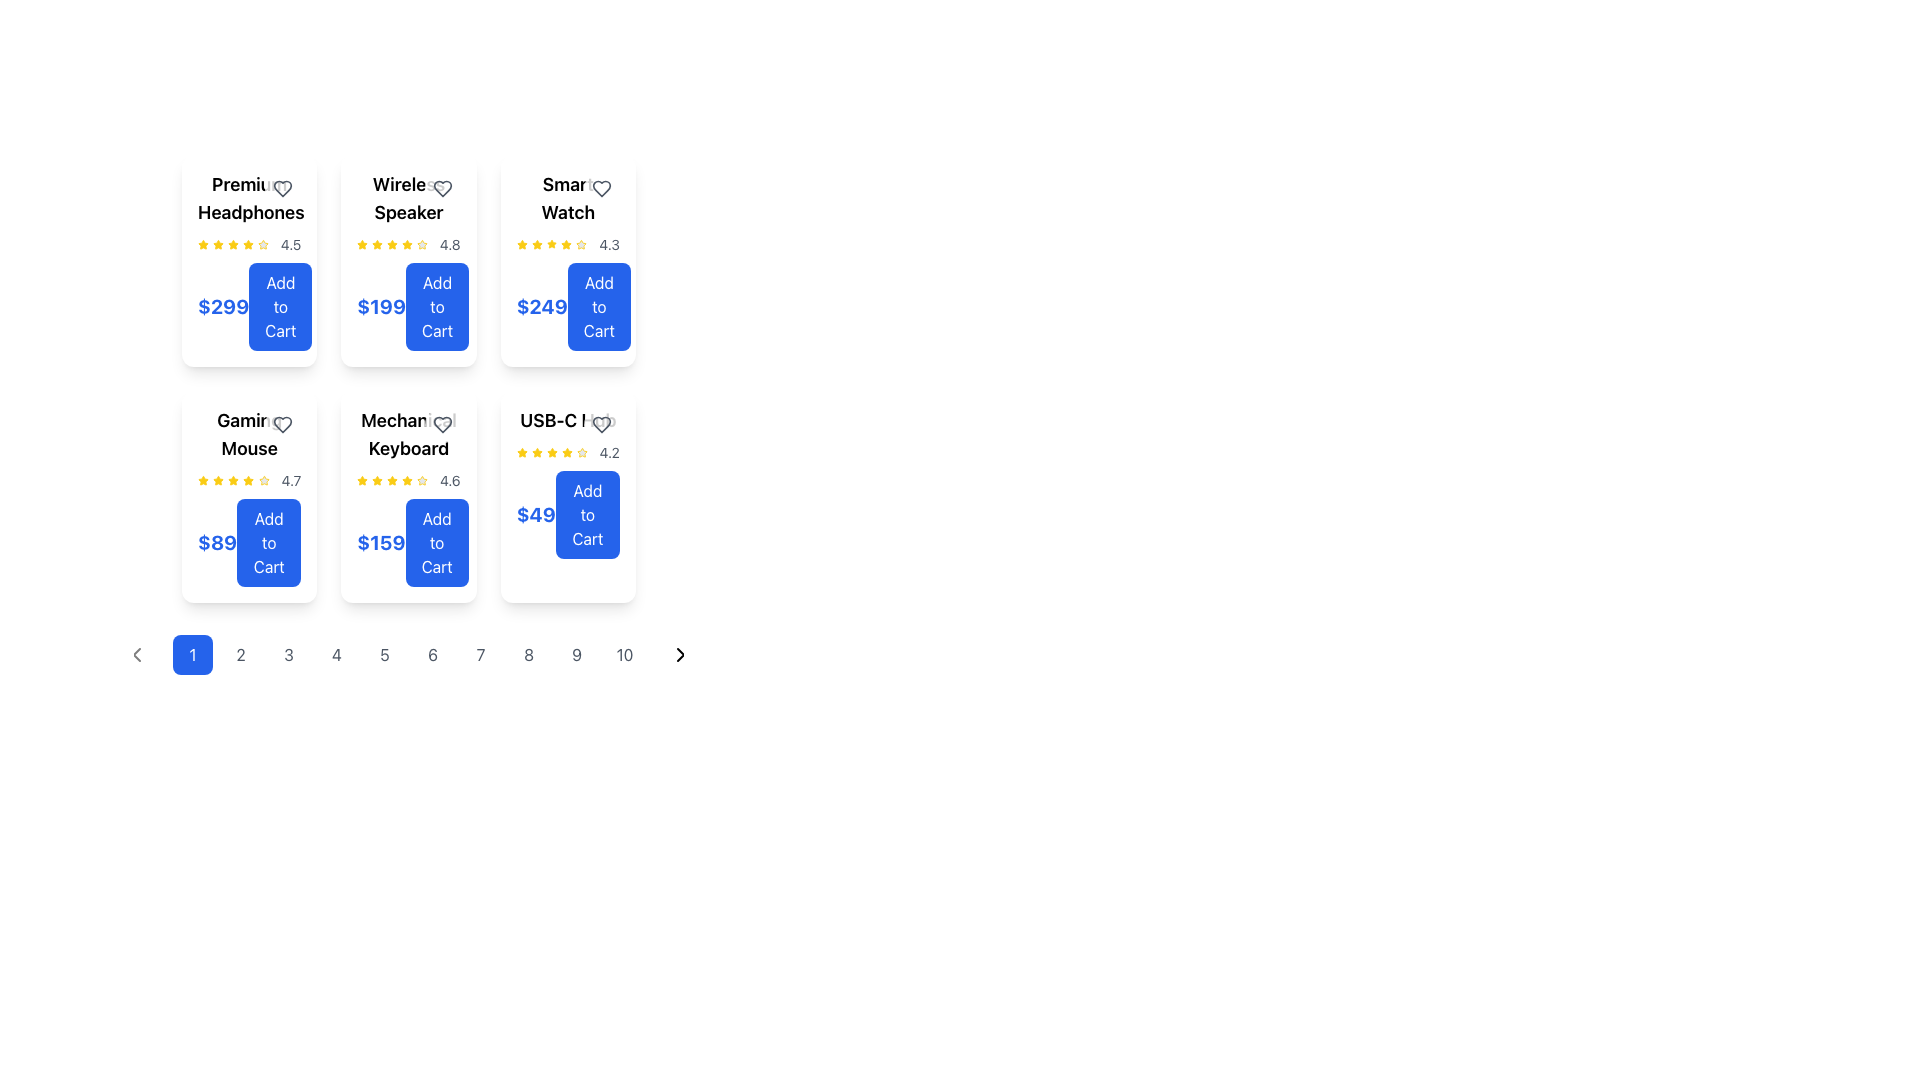  What do you see at coordinates (268, 543) in the screenshot?
I see `the 'Add to Cart' button for the Gaming Mouse located in the bottom-left card of the grid layout` at bounding box center [268, 543].